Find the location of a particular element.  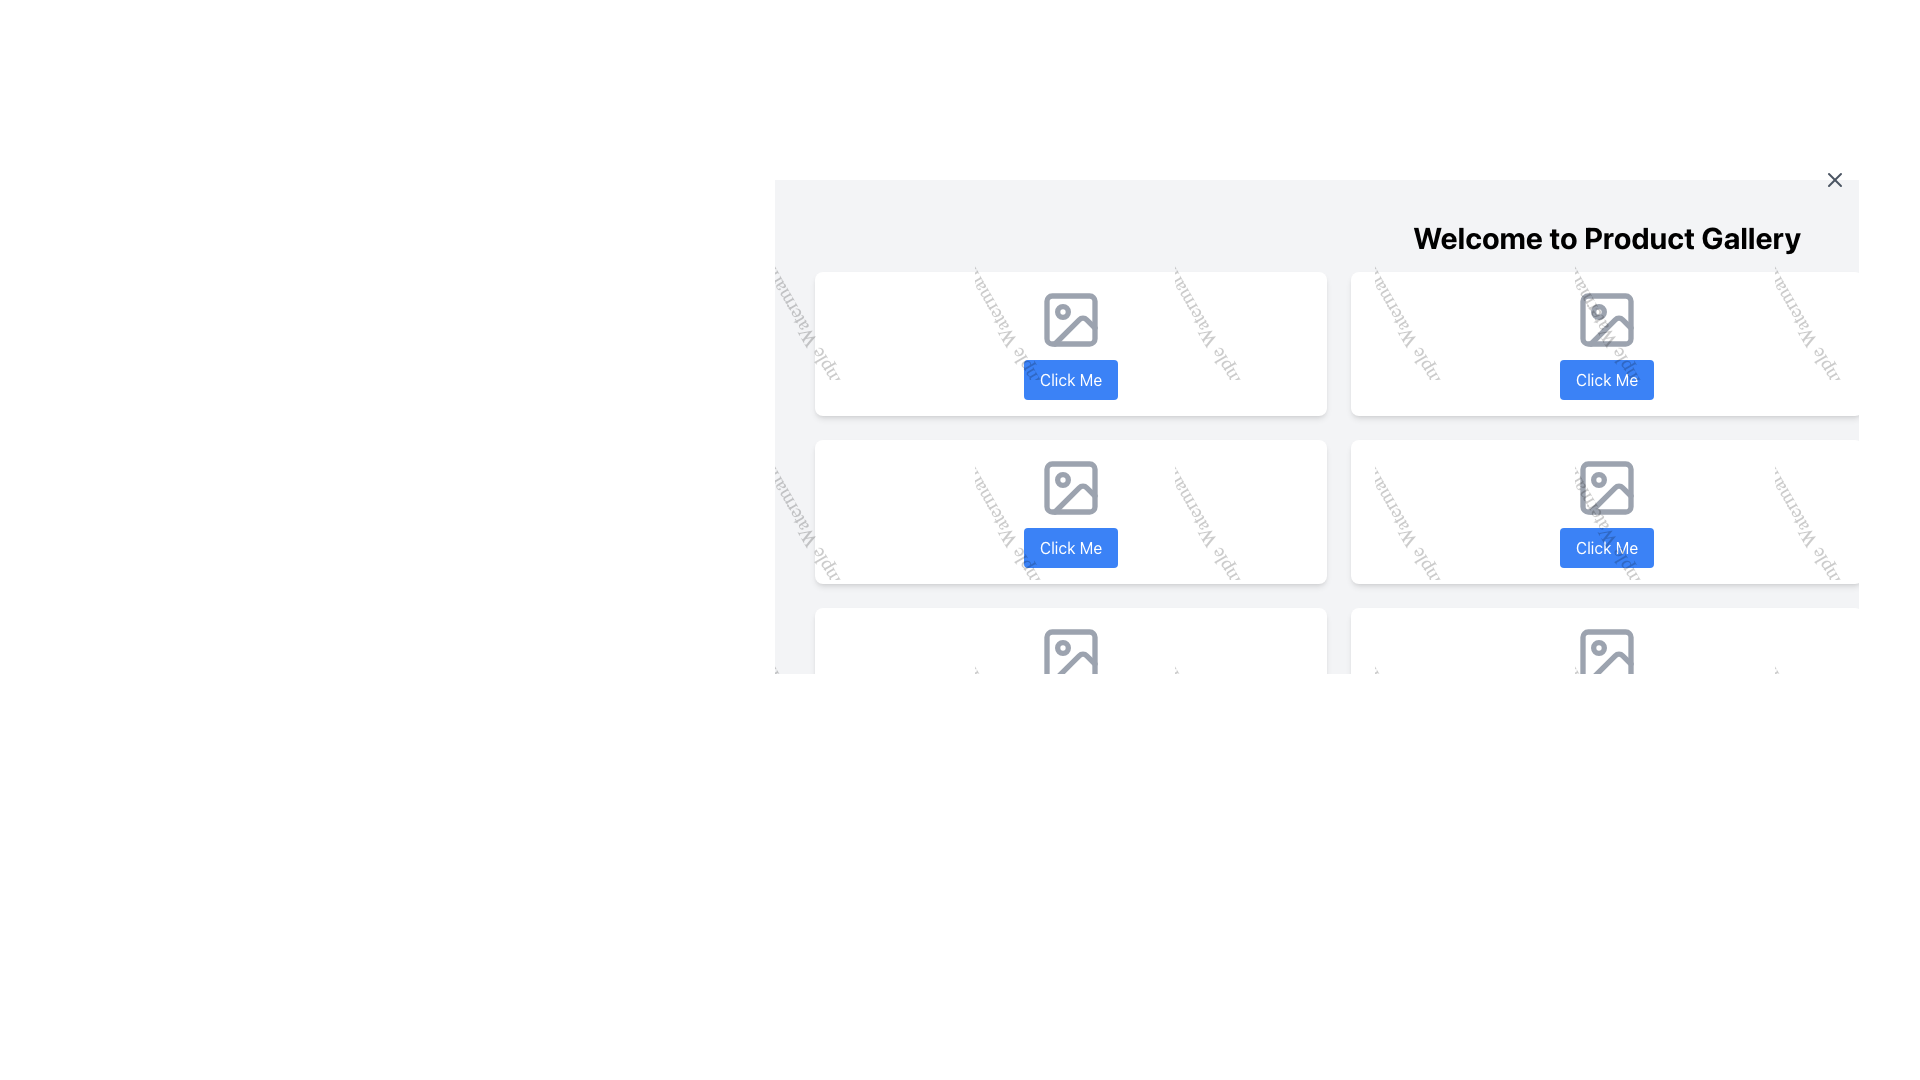

the close button represented by a cross icon located in the top-right corner of the application interface is located at coordinates (1834, 180).